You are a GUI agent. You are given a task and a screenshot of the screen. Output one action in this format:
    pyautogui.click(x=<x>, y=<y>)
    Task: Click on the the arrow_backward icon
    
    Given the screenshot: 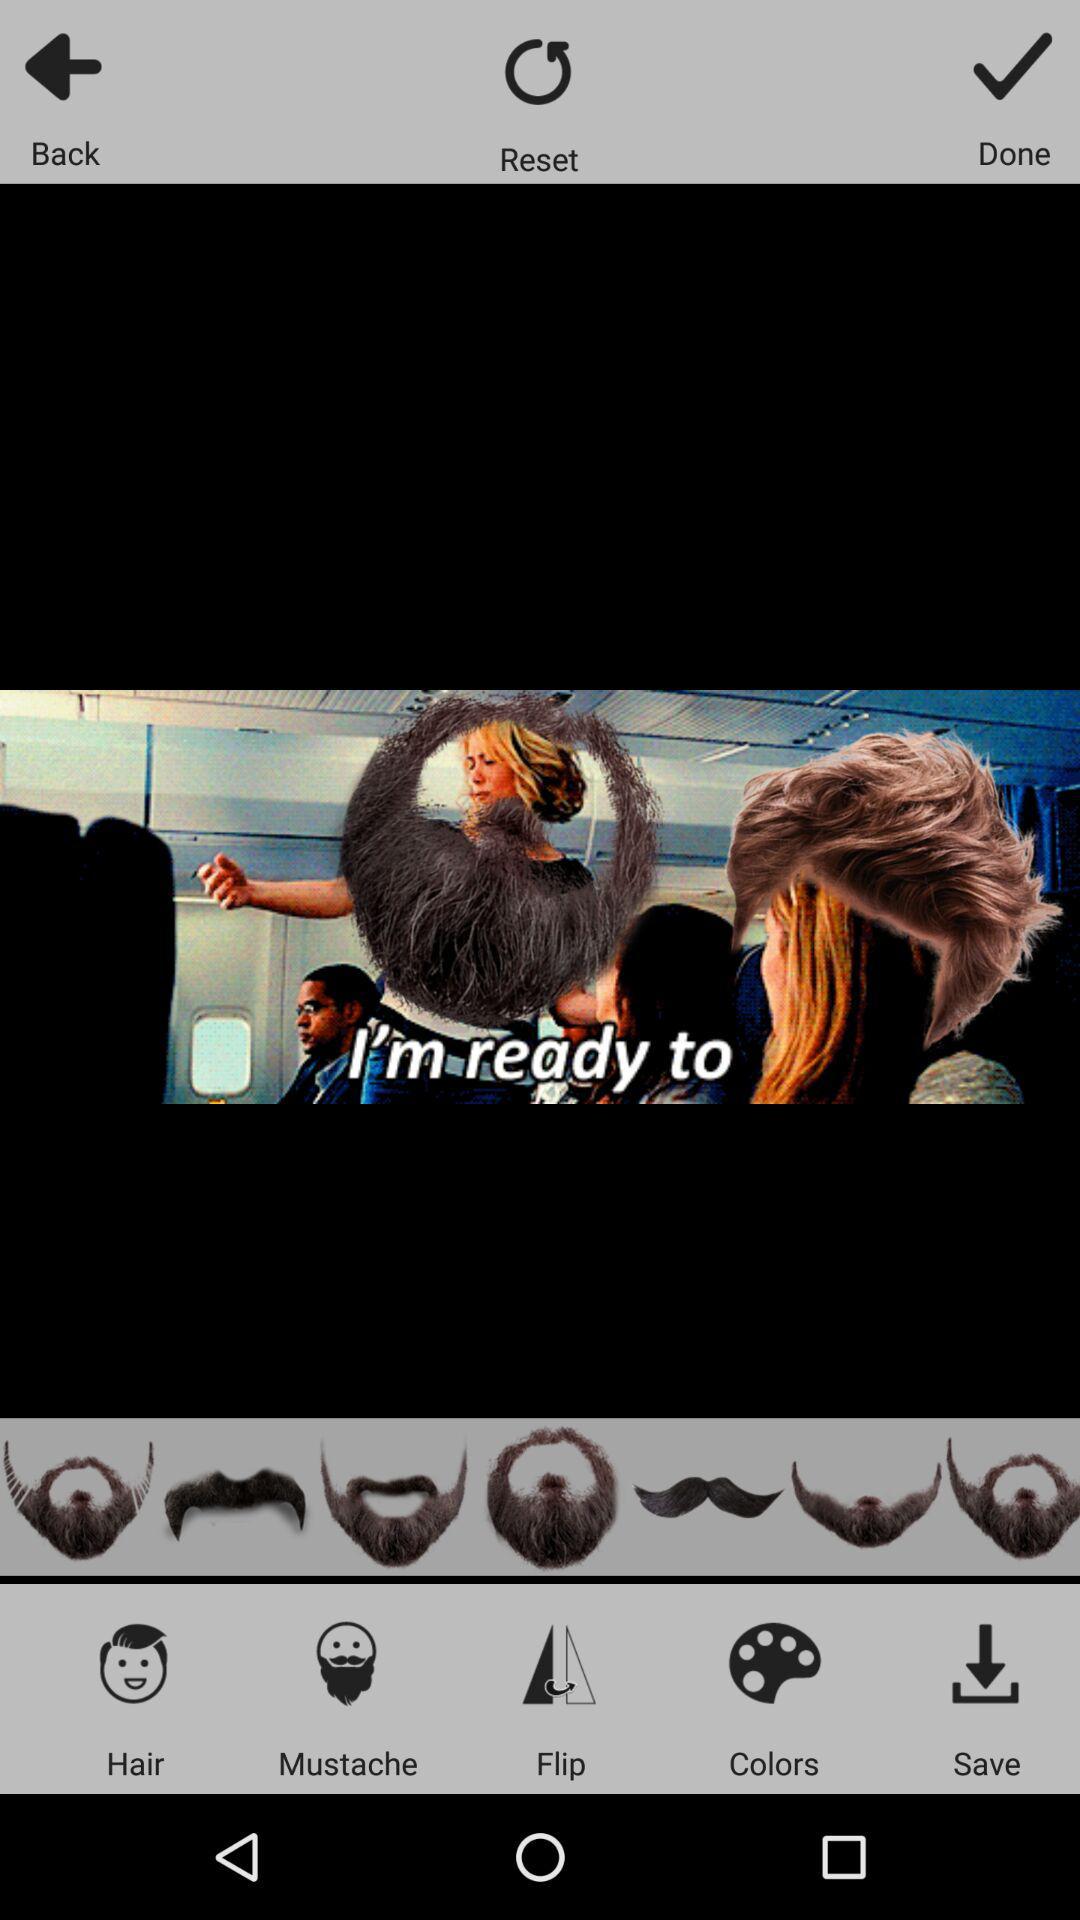 What is the action you would take?
    pyautogui.click(x=64, y=65)
    